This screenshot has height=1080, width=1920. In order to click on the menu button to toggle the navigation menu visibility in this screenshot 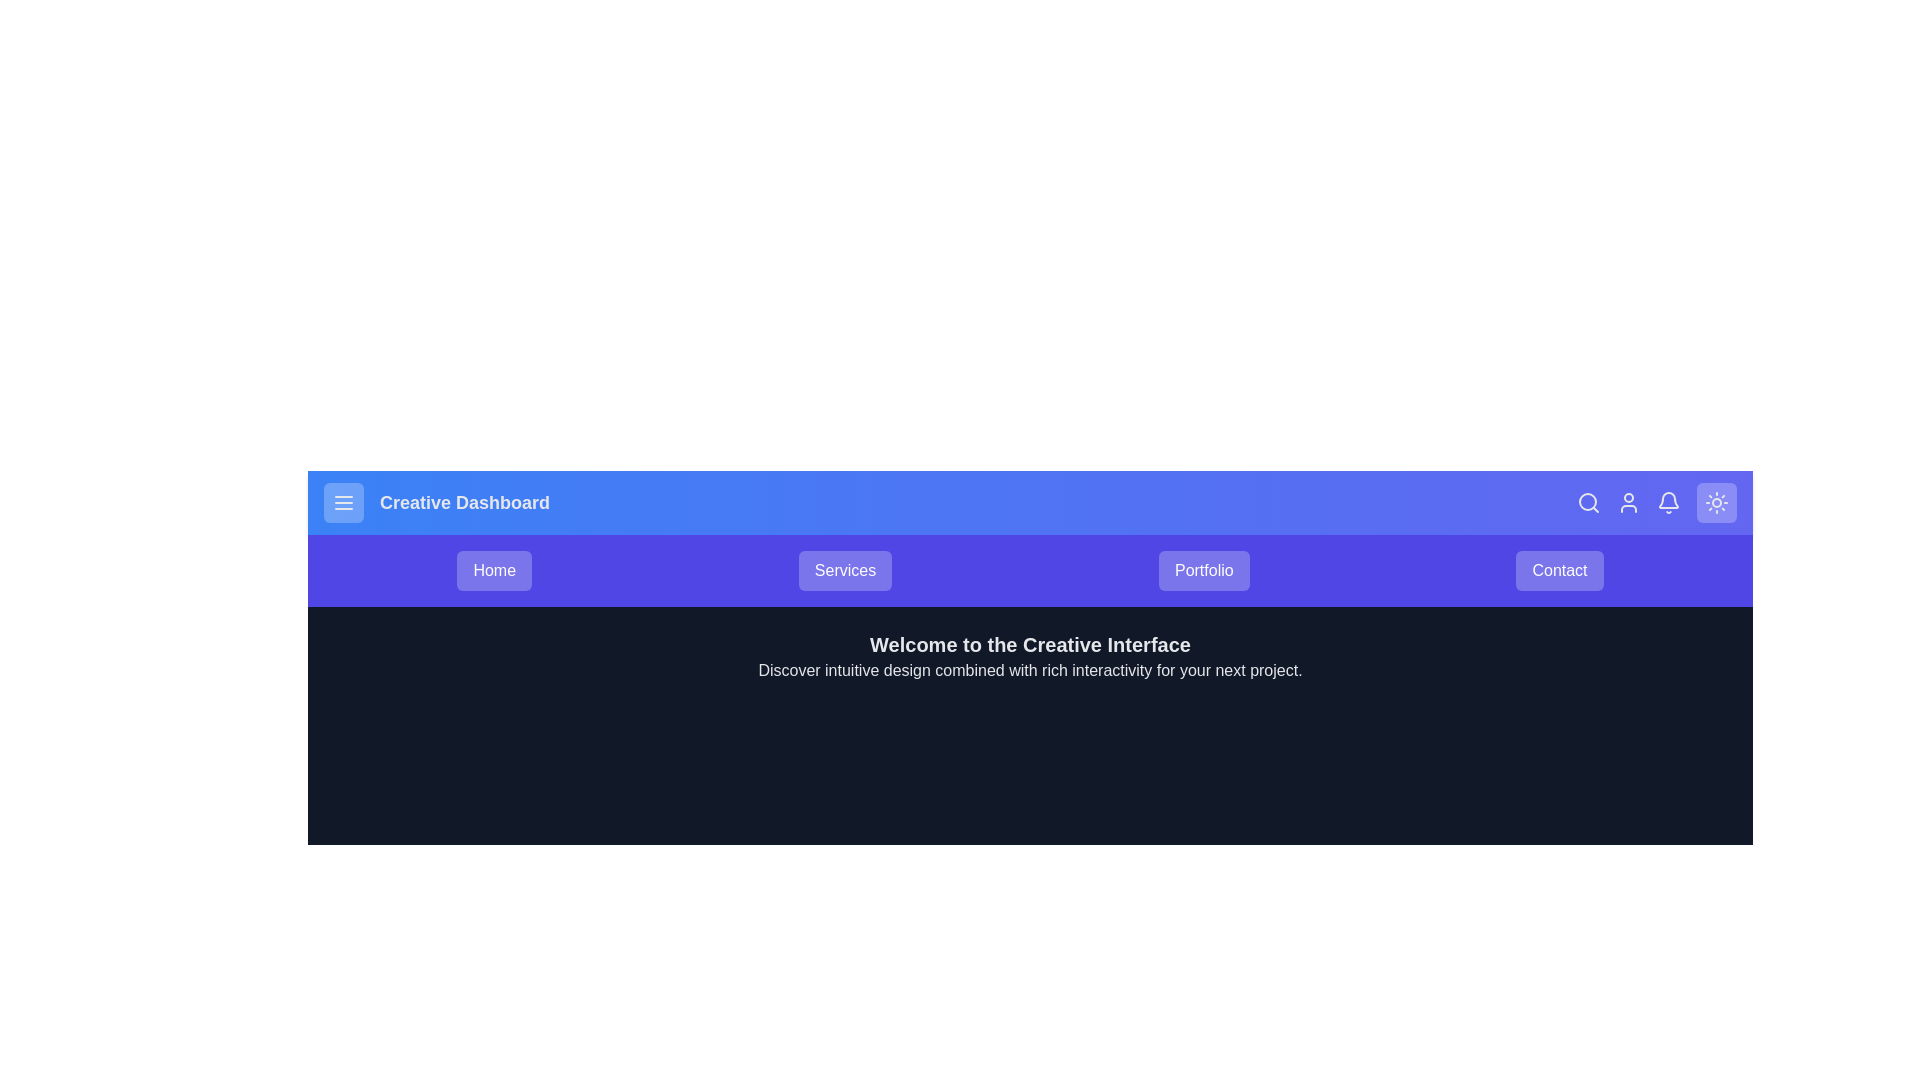, I will do `click(344, 501)`.